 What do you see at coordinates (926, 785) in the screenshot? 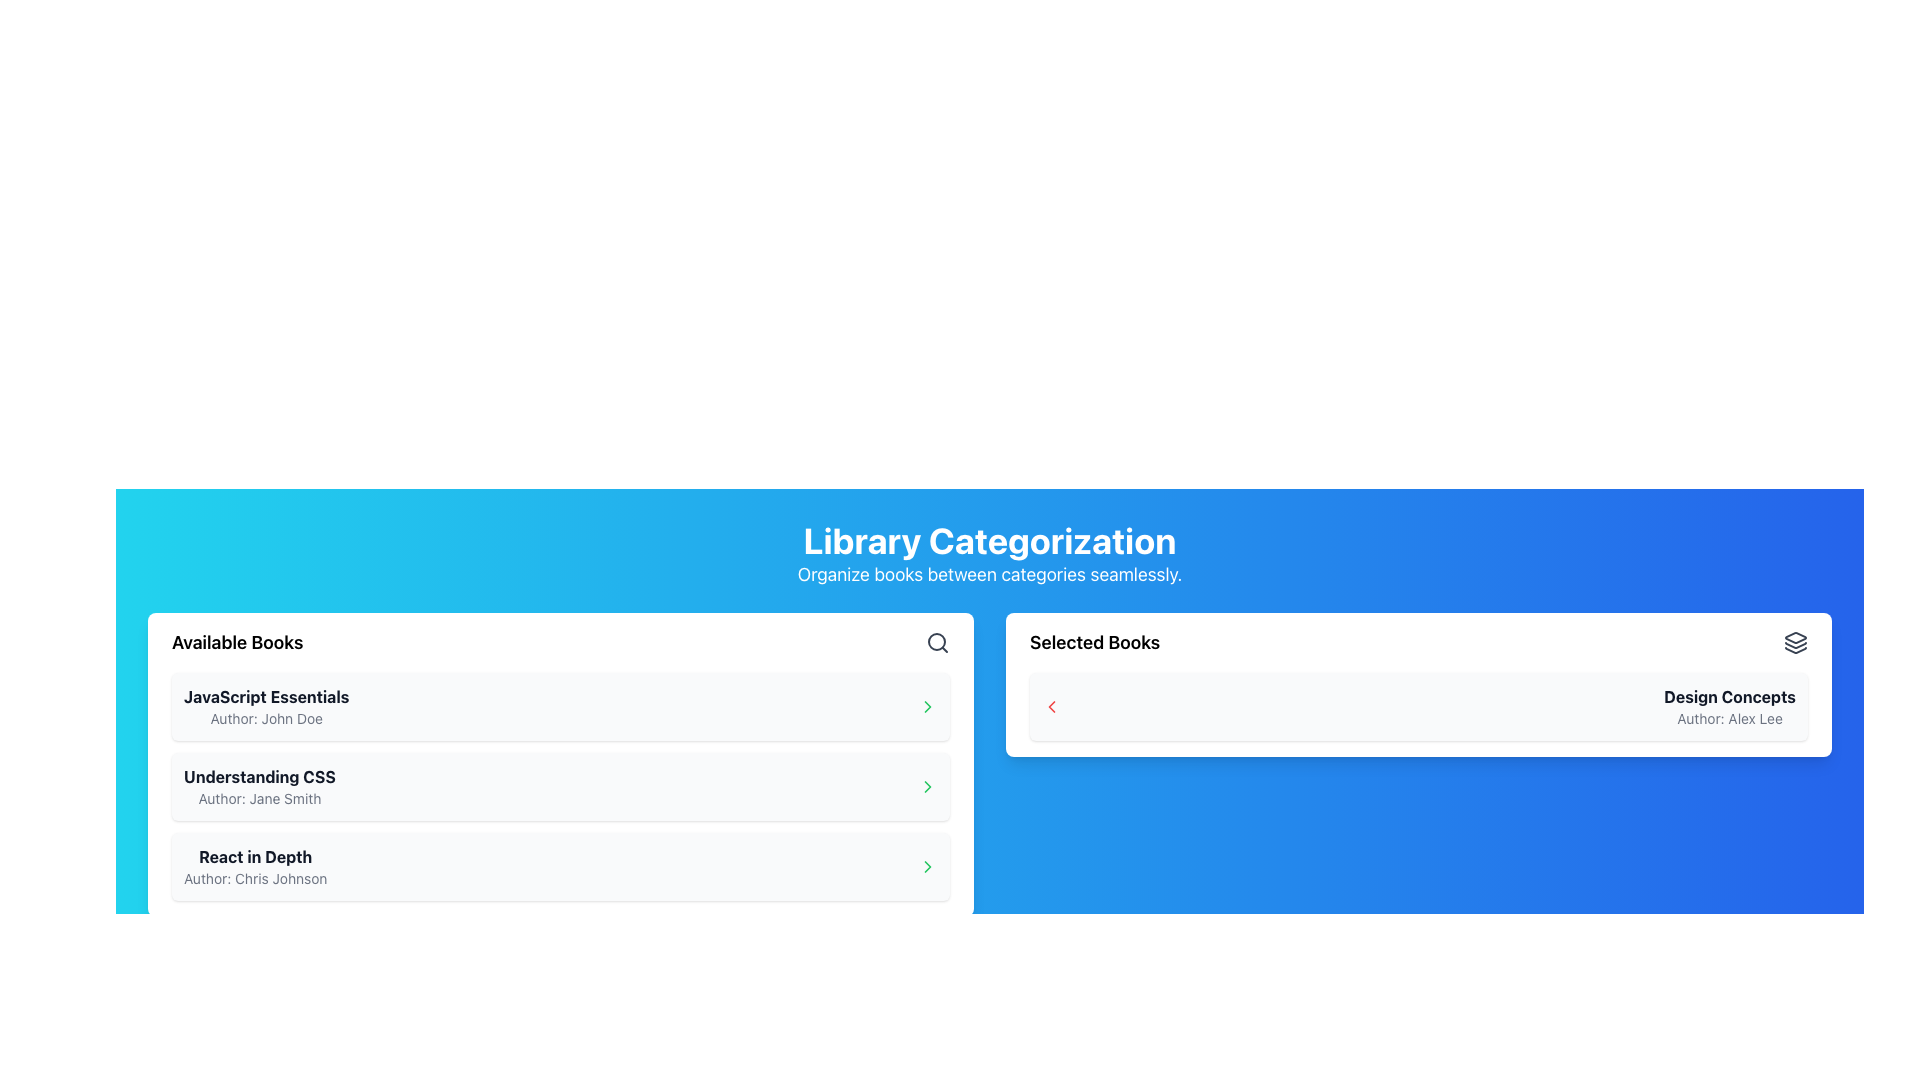
I see `the navigation arrow icon located to the right of the 'React in Depth' entry in the 'Available Books' list` at bounding box center [926, 785].